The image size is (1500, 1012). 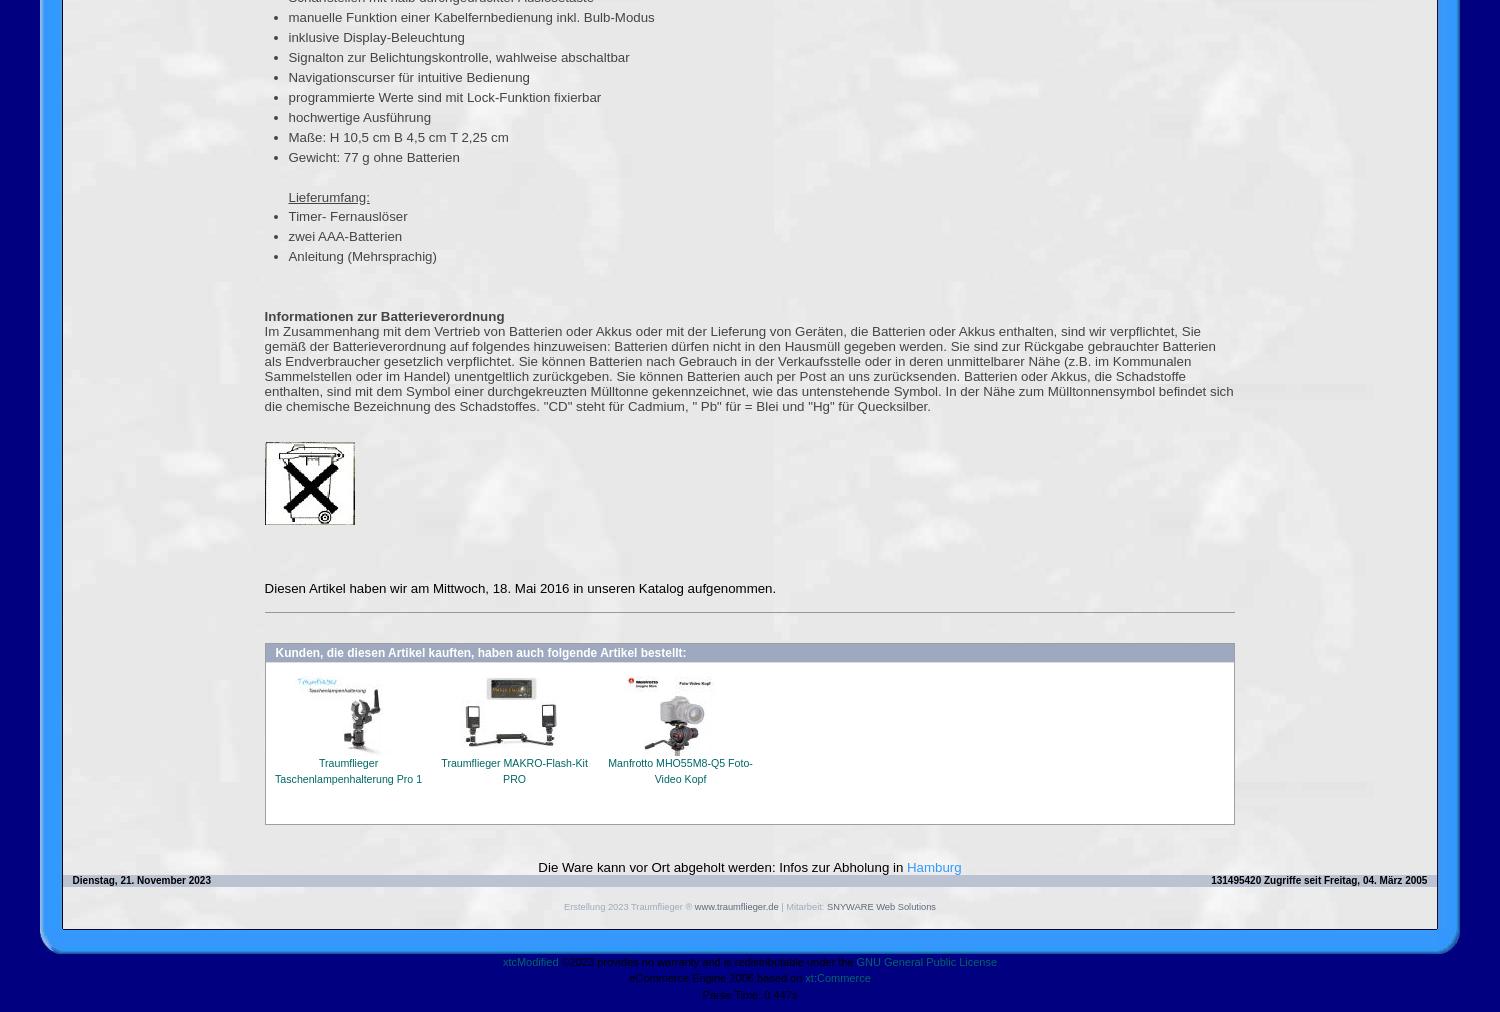 I want to click on 'hochwertige Ausführung', so click(x=288, y=115).